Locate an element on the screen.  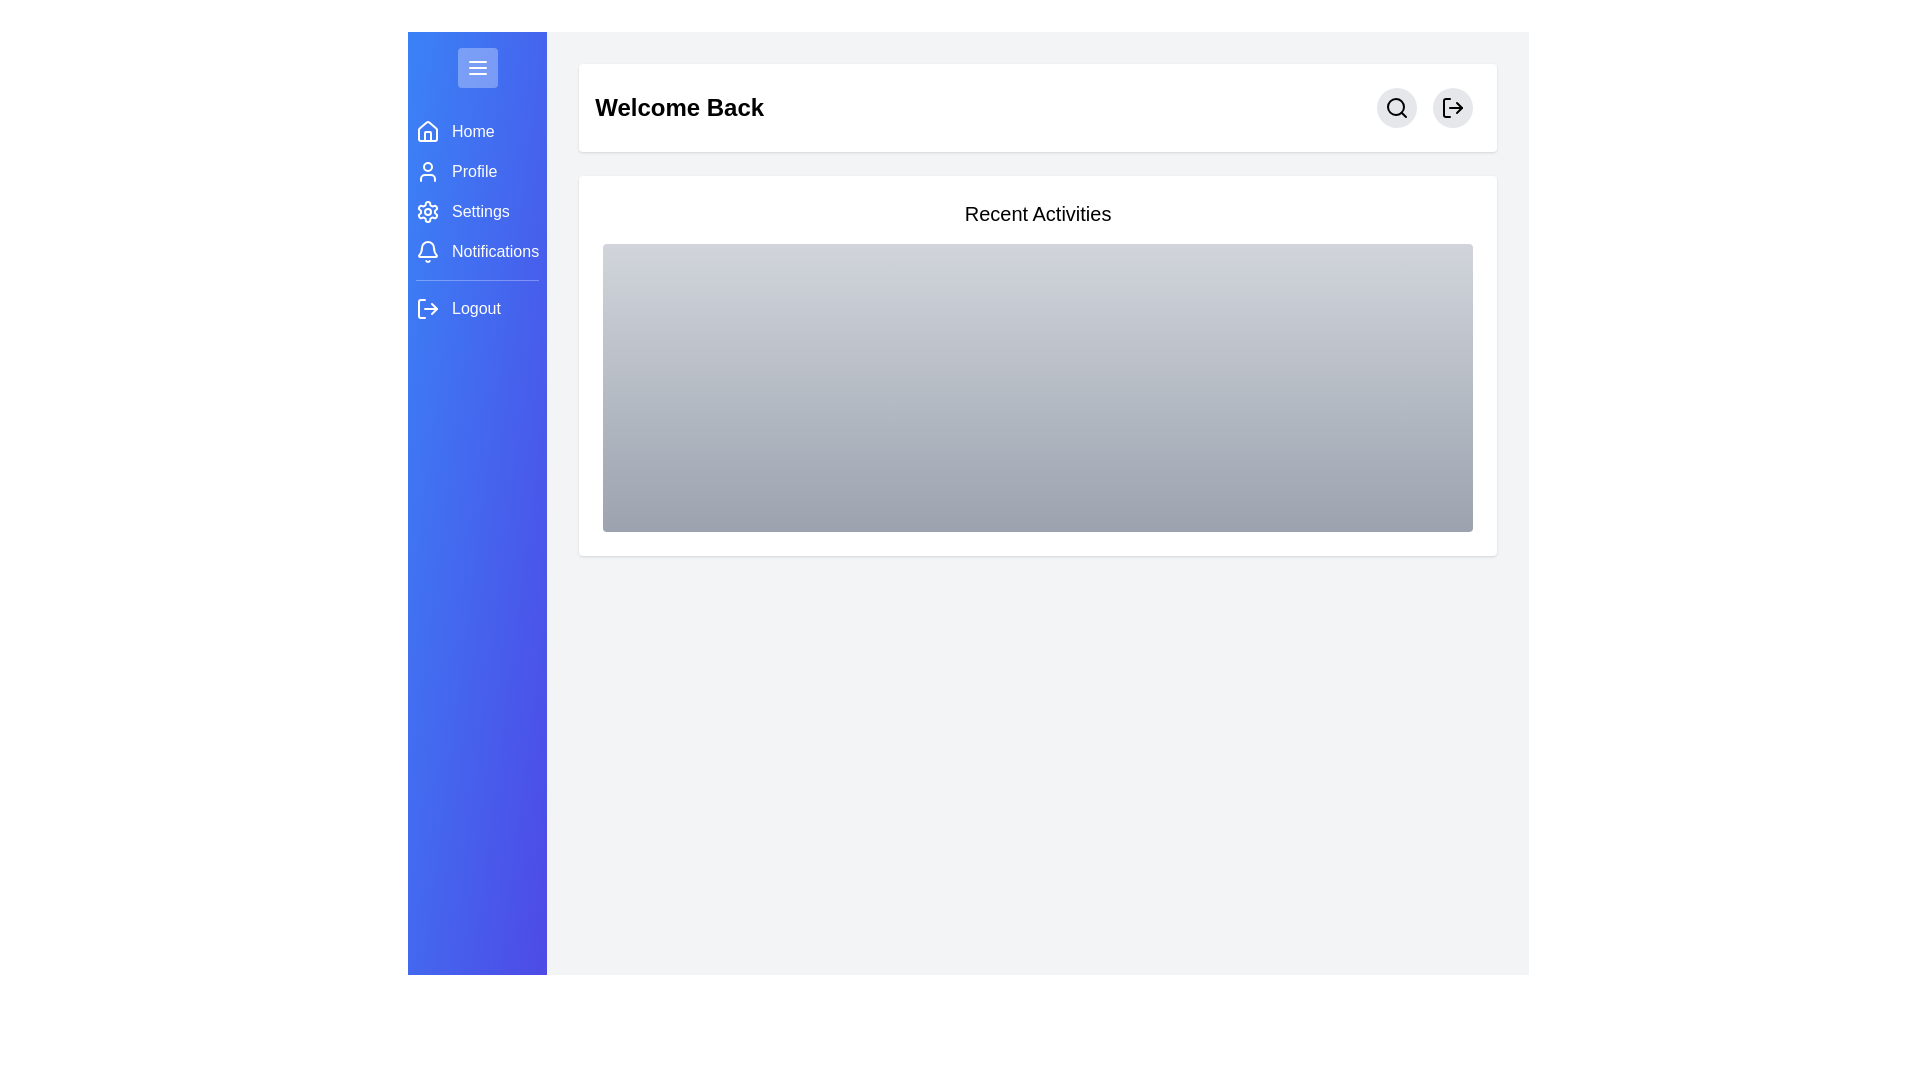
the 'Home' navigation menu item located at the top of the vertical list on the left-hand side of the interface is located at coordinates (476, 131).